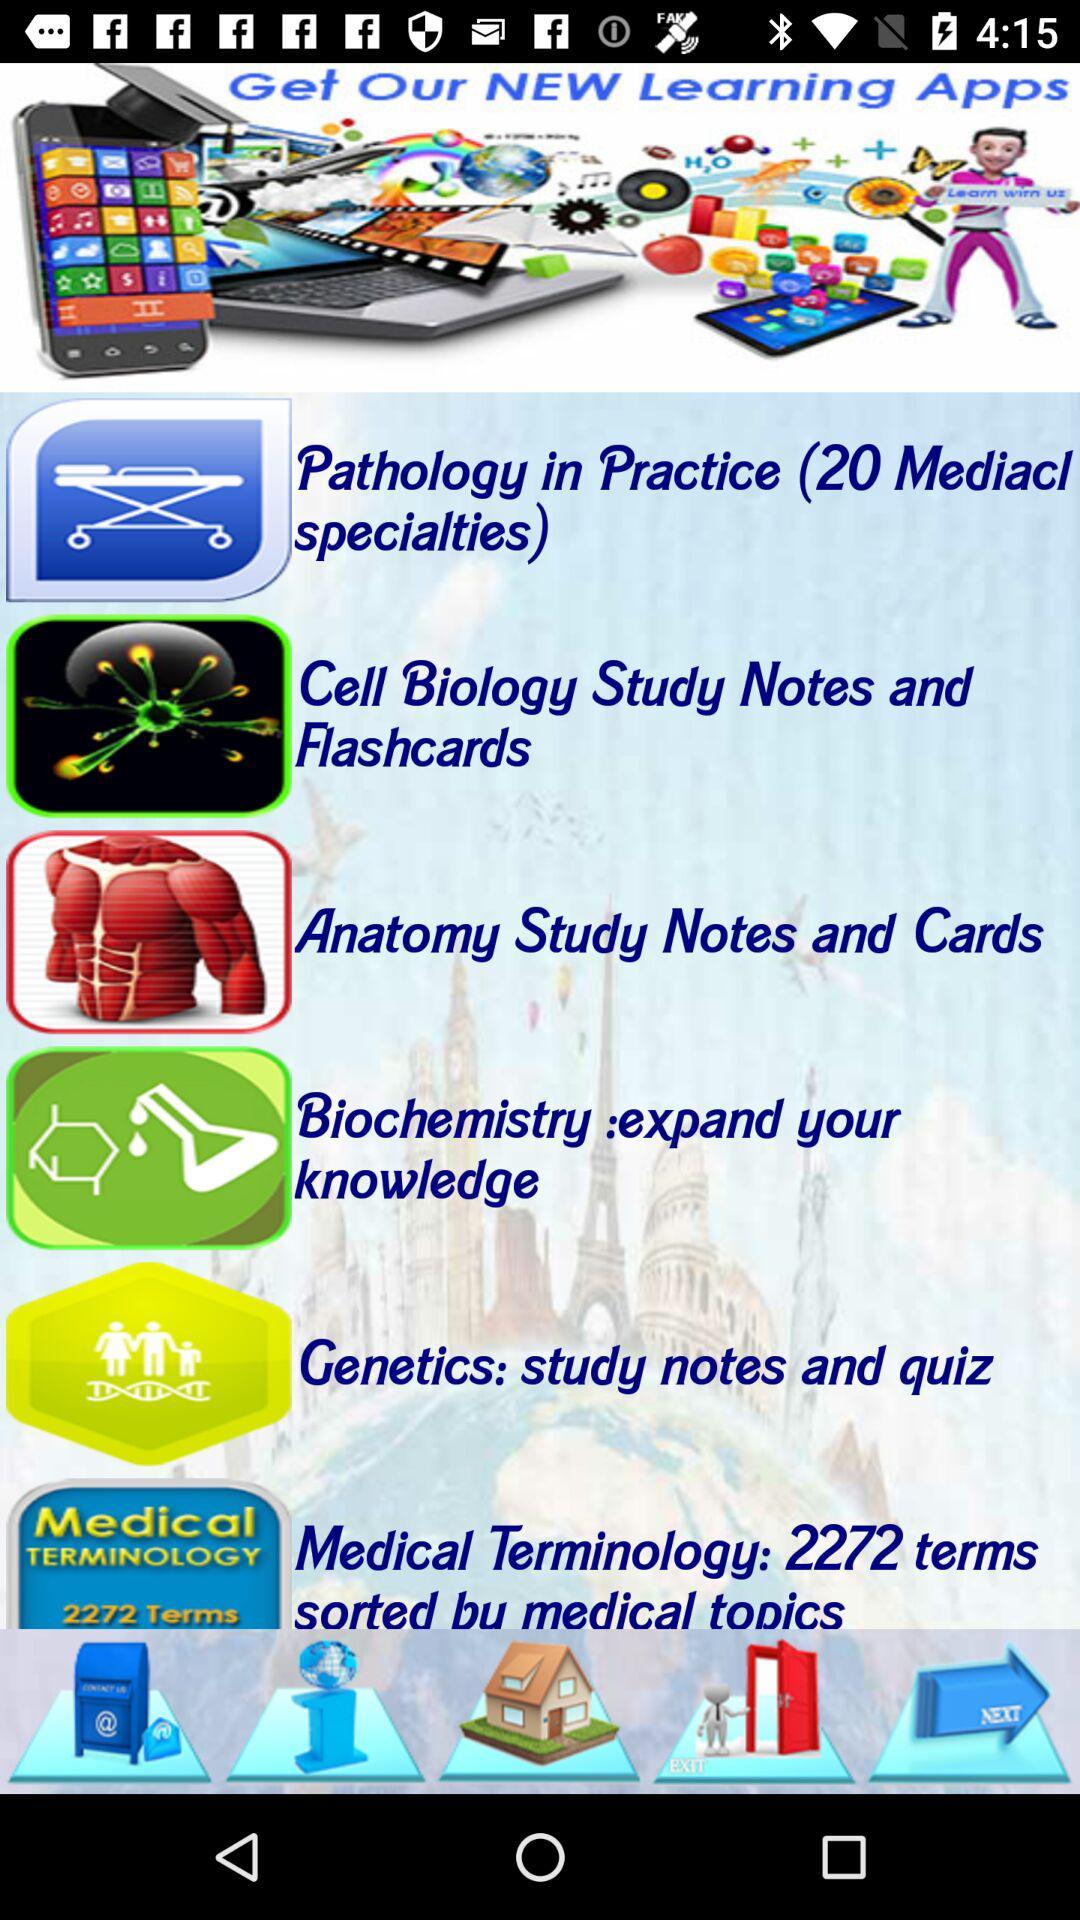 Image resolution: width=1080 pixels, height=1920 pixels. Describe the element at coordinates (754, 1710) in the screenshot. I see `click image` at that location.